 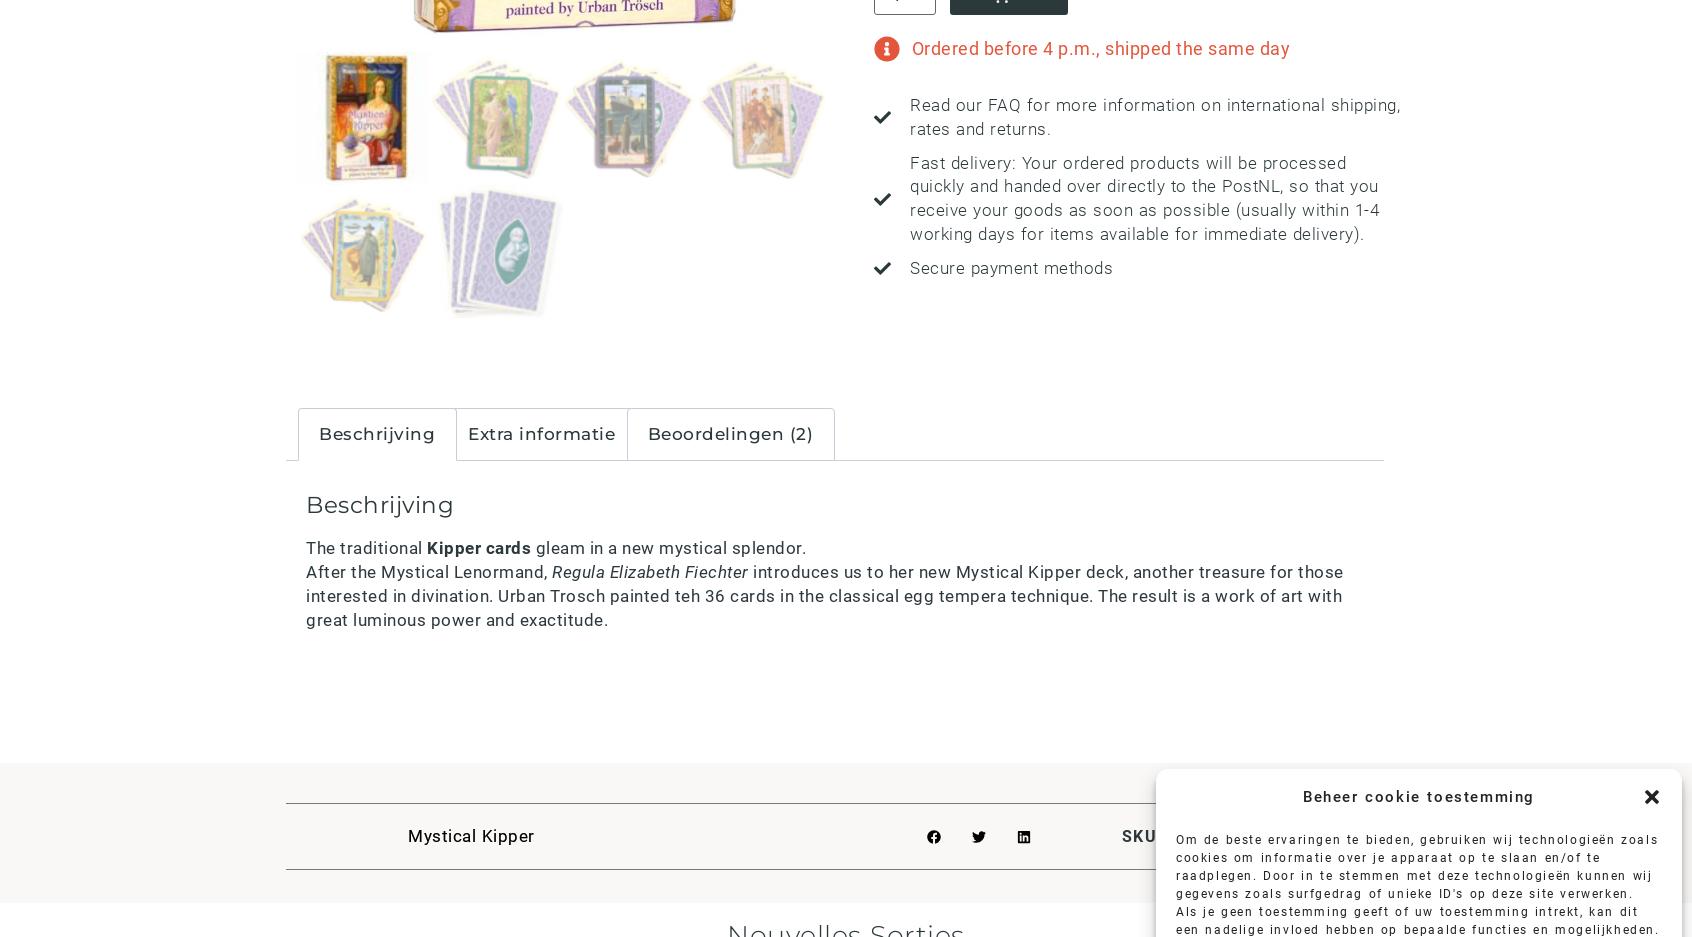 I want to click on 'After the Mystical Lenormand,', so click(x=305, y=572).